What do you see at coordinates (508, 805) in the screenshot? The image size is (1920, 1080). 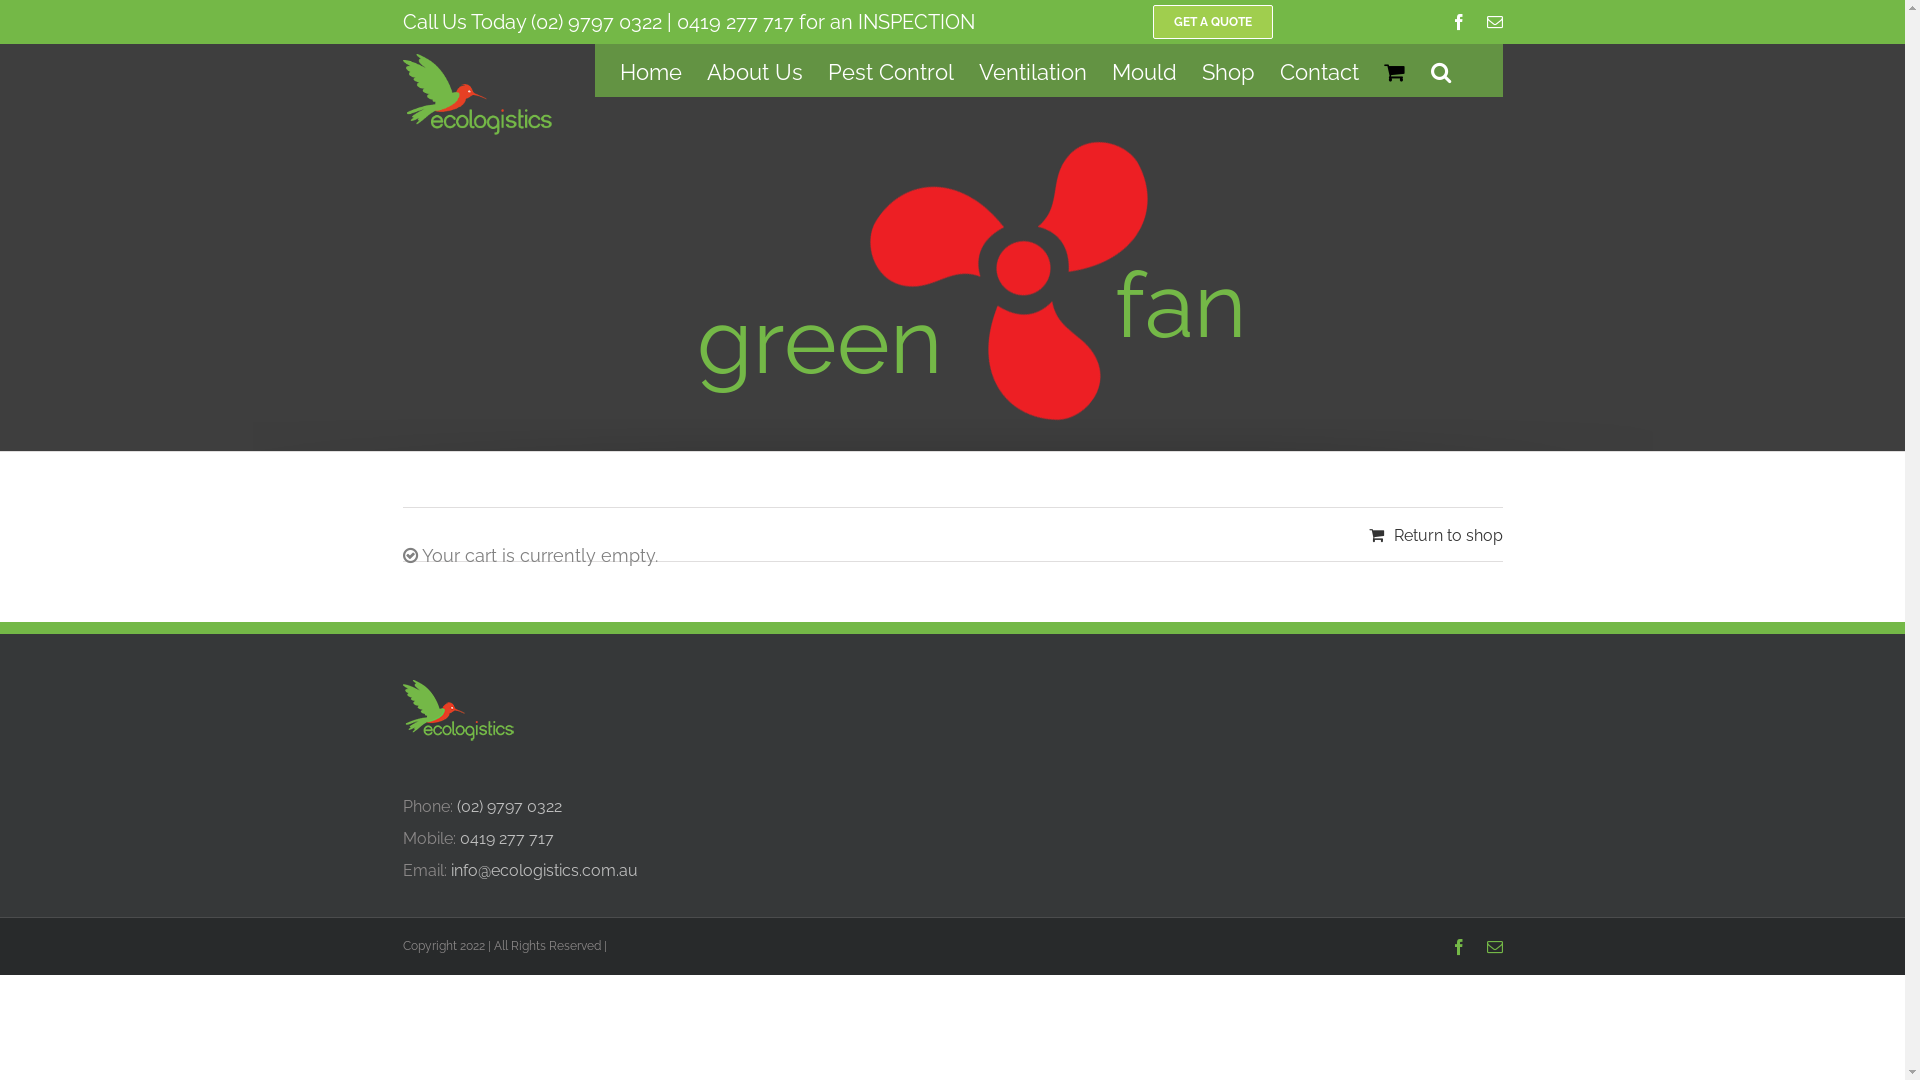 I see `'(02) 9797 0322'` at bounding box center [508, 805].